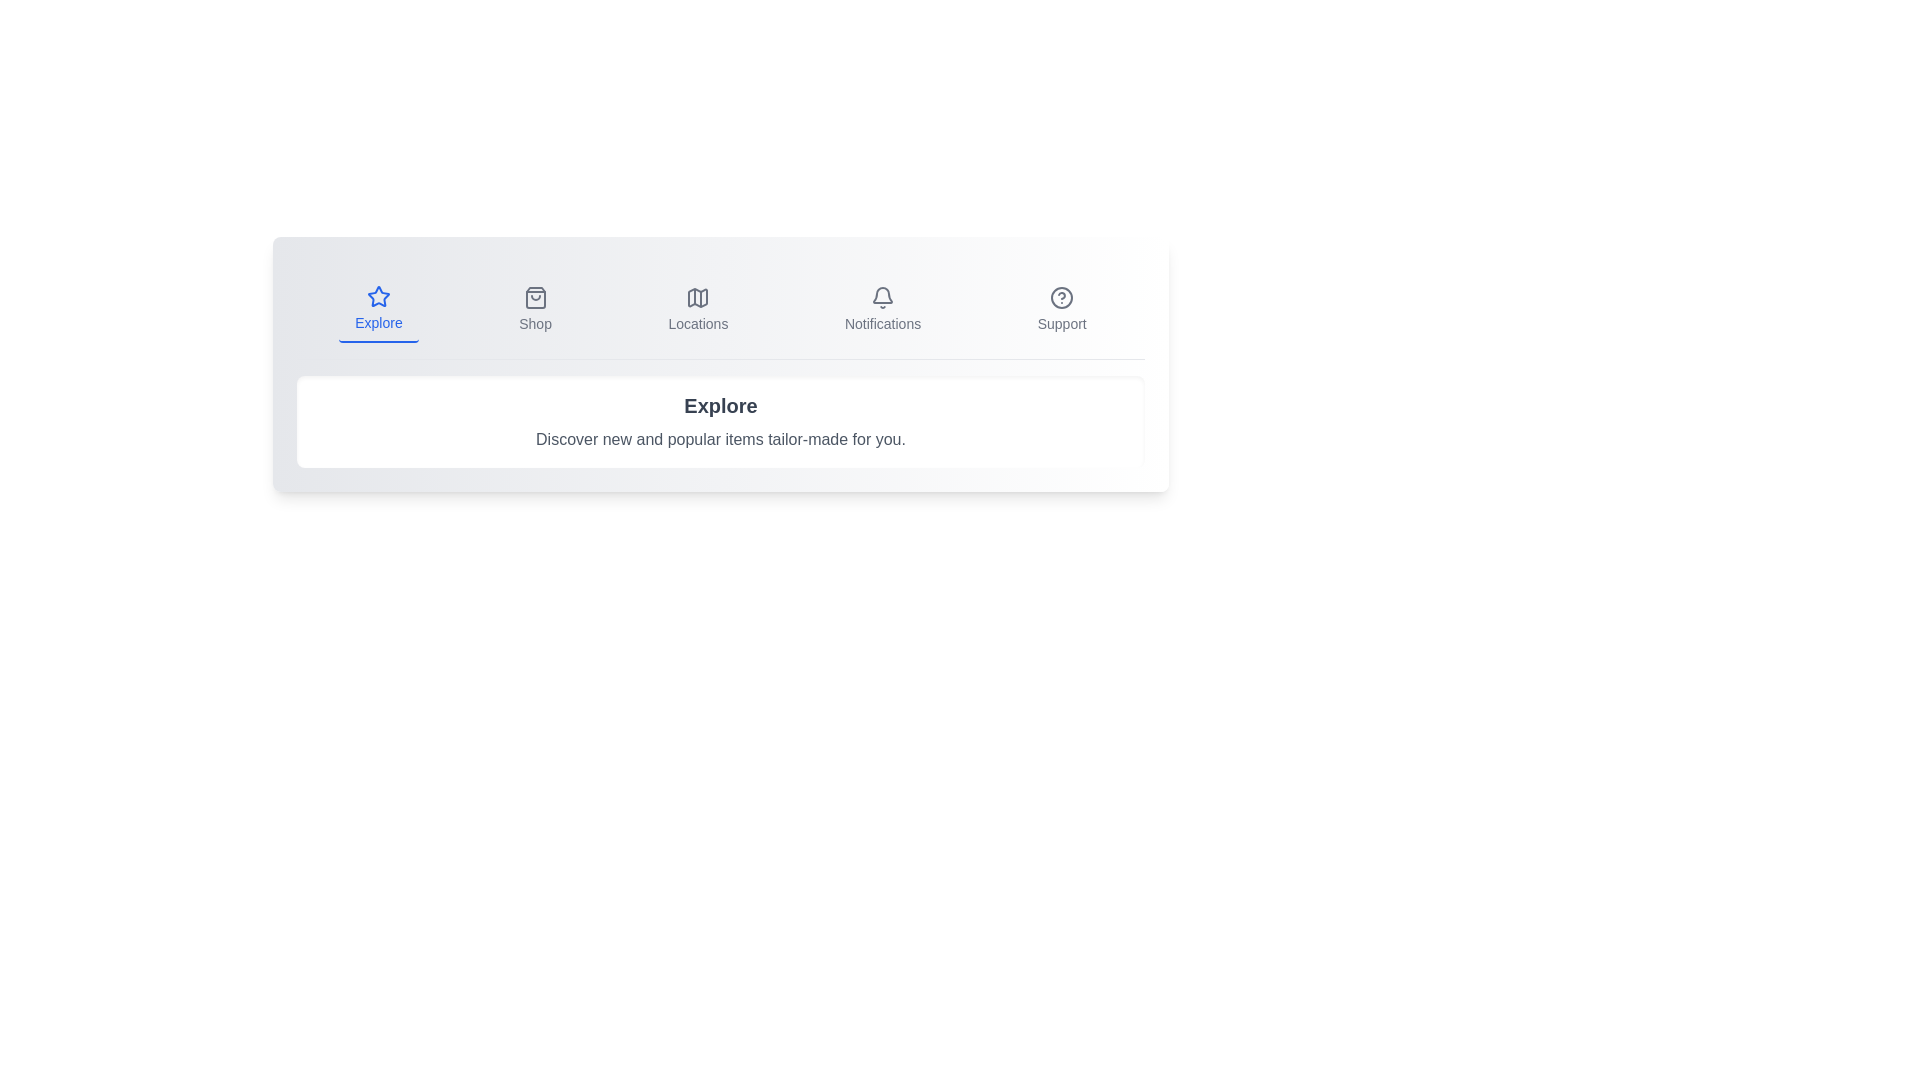  Describe the element at coordinates (535, 309) in the screenshot. I see `the 'Shop' button, which features a shopping bag icon above the text and is located in the navigation menu between 'Explore' and 'Locations'` at that location.